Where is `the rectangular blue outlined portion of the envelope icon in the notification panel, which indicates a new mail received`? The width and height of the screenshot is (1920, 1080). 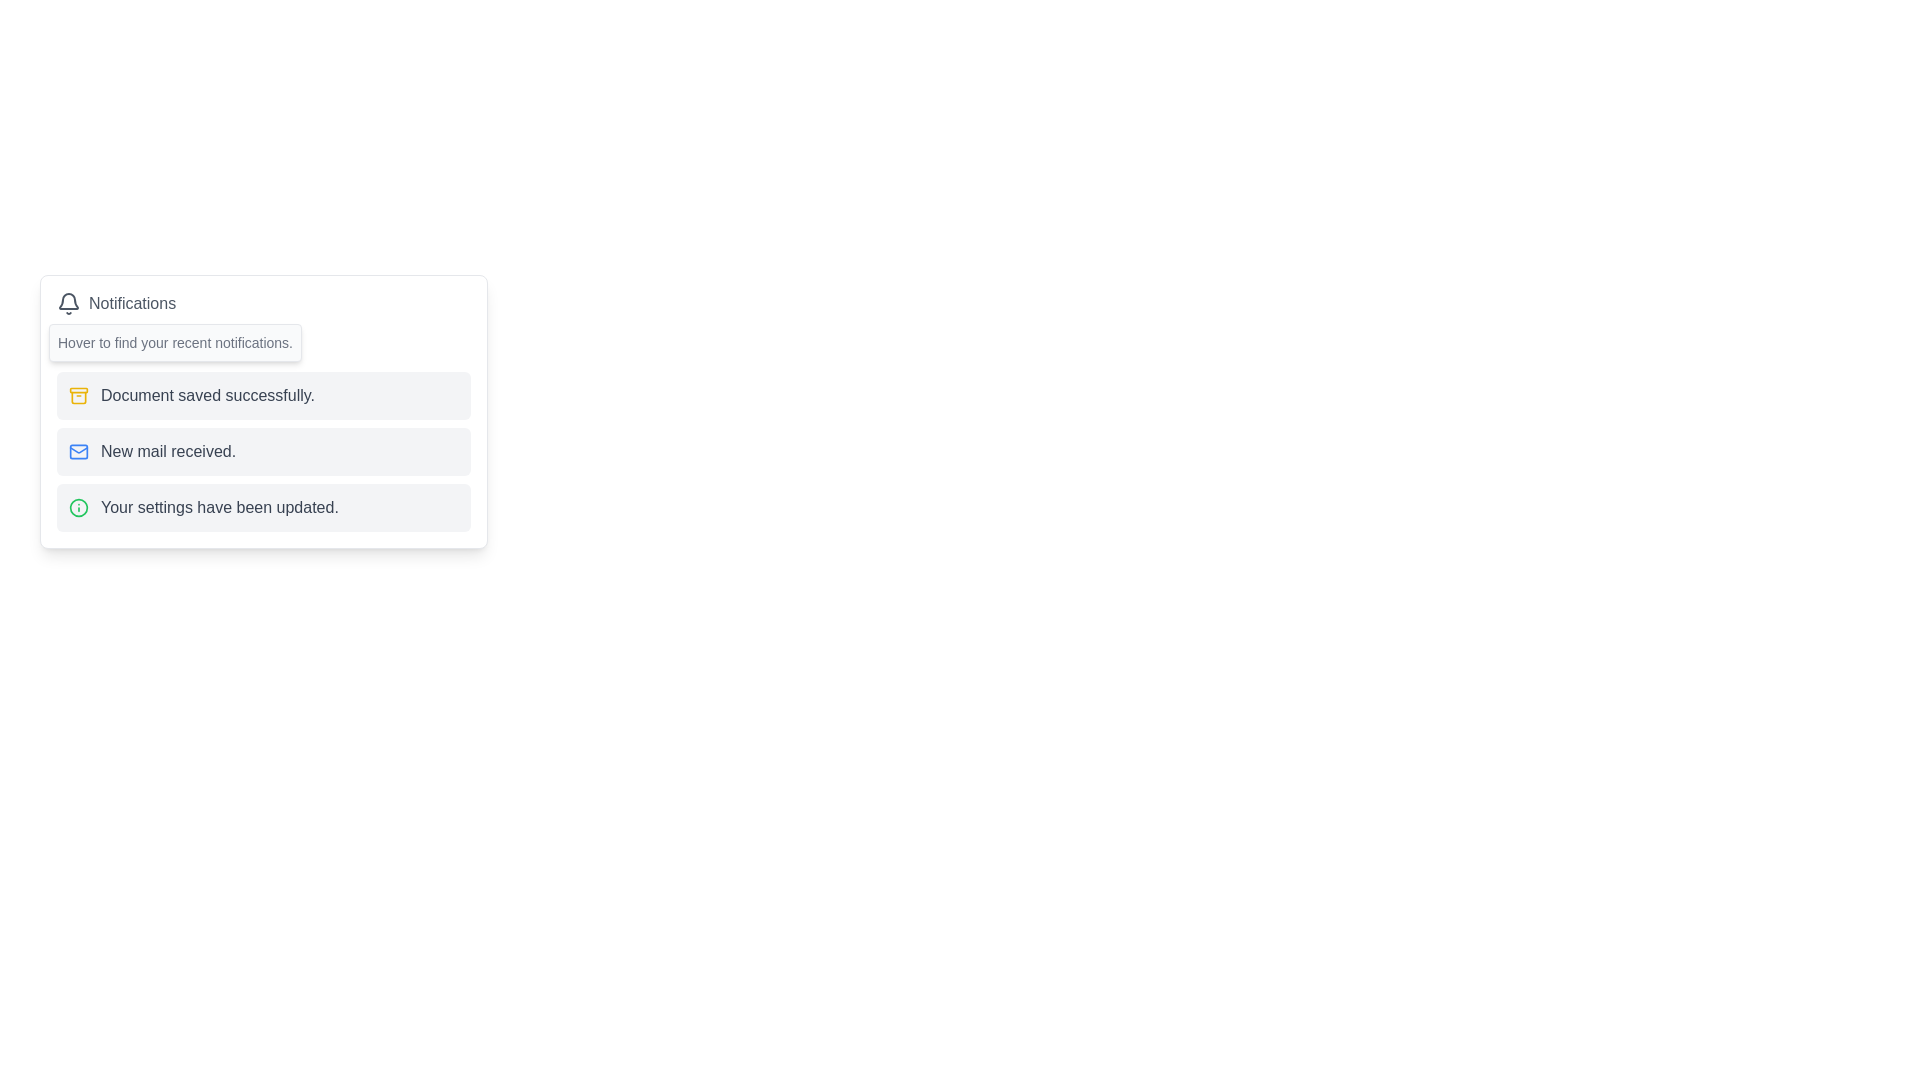
the rectangular blue outlined portion of the envelope icon in the notification panel, which indicates a new mail received is located at coordinates (78, 451).